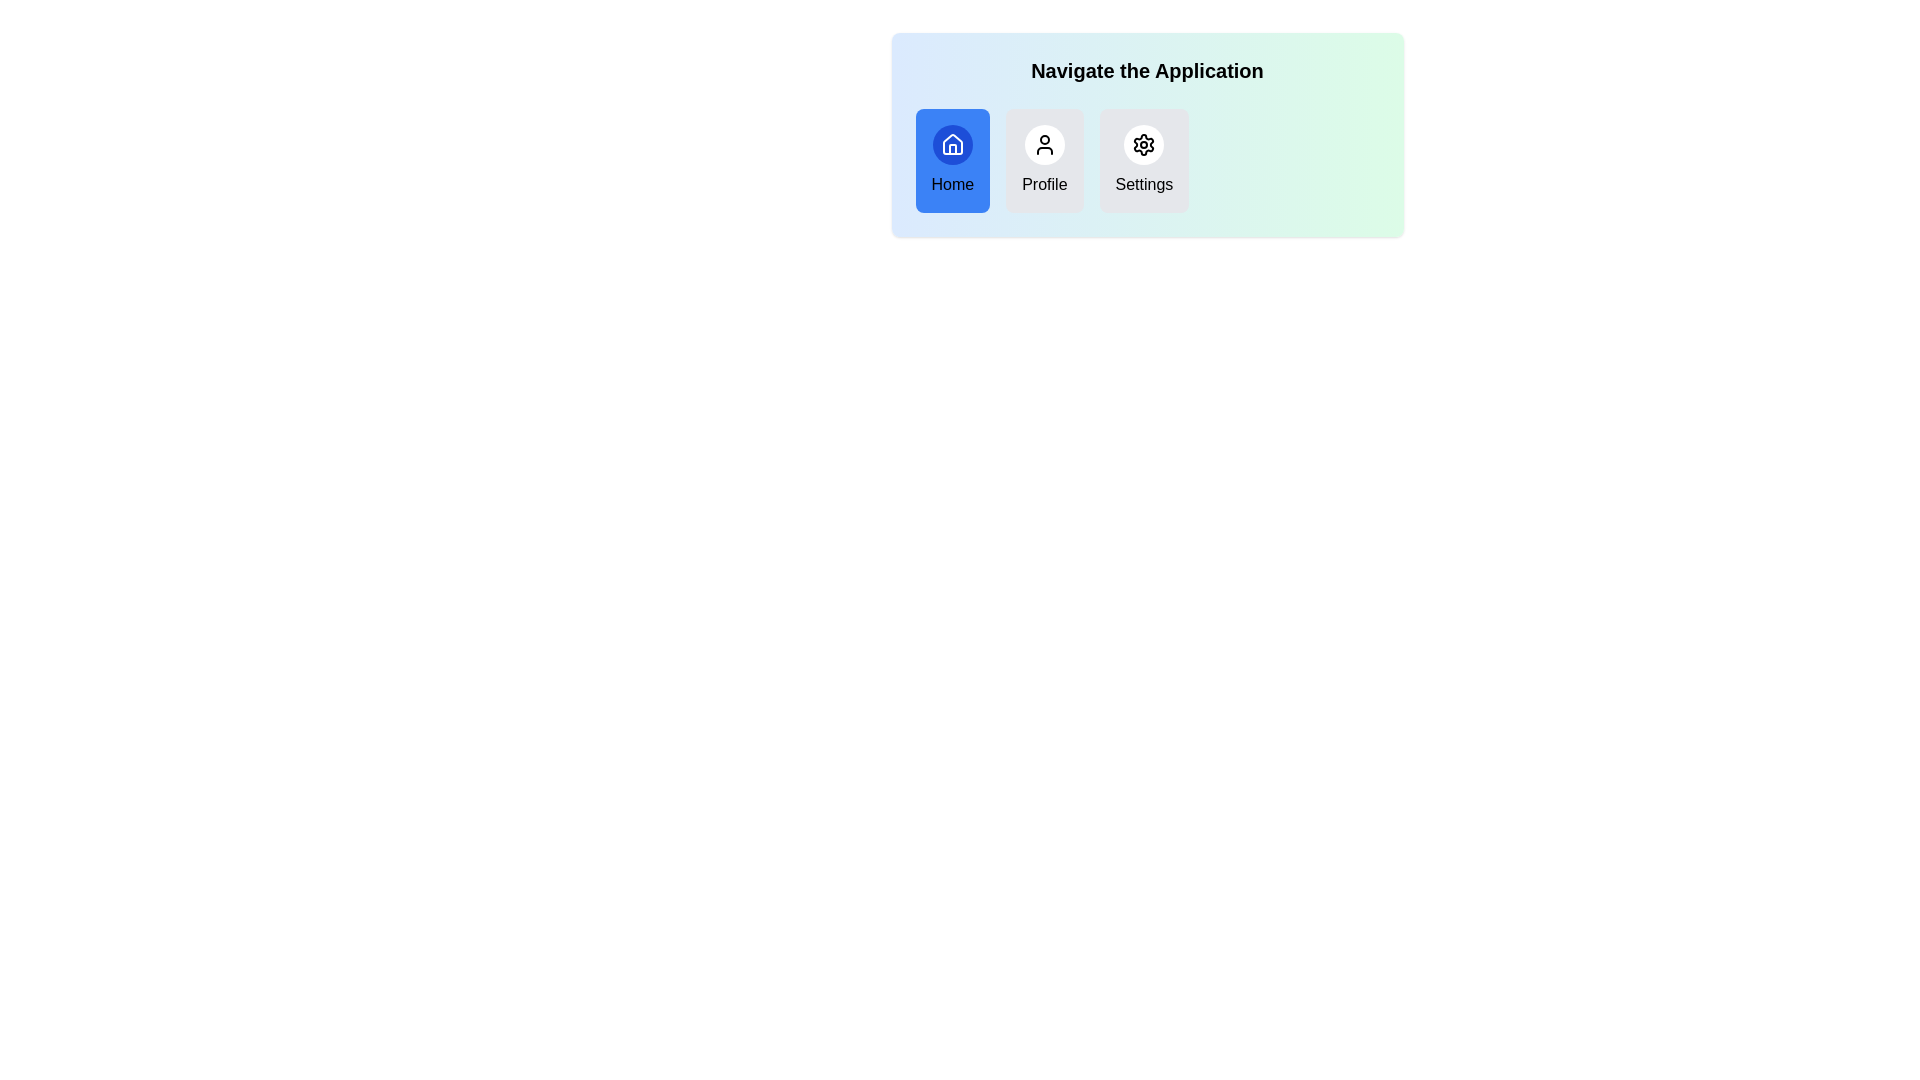 The image size is (1920, 1080). What do you see at coordinates (914, 56) in the screenshot?
I see `the heading text by clicking and dragging over it` at bounding box center [914, 56].